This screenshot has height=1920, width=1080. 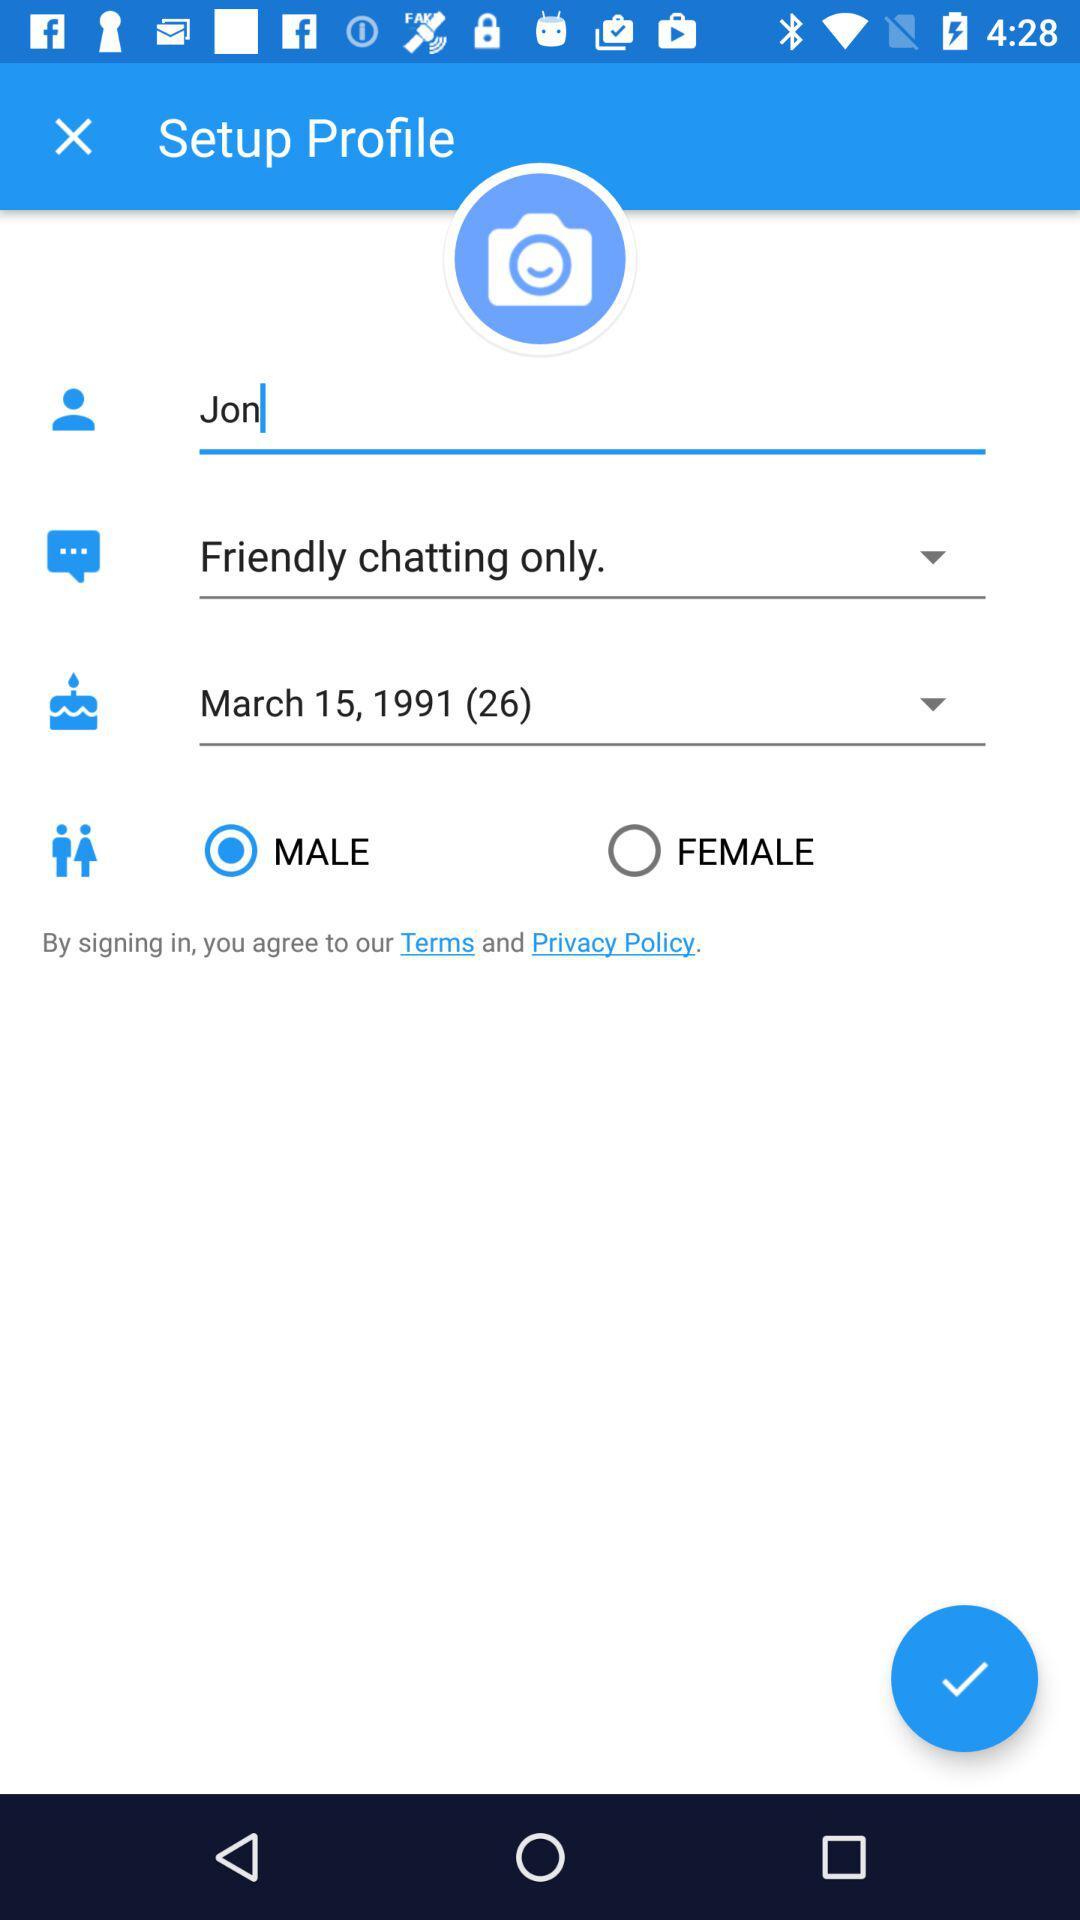 What do you see at coordinates (591, 704) in the screenshot?
I see `the field which says march 15 1996 26` at bounding box center [591, 704].